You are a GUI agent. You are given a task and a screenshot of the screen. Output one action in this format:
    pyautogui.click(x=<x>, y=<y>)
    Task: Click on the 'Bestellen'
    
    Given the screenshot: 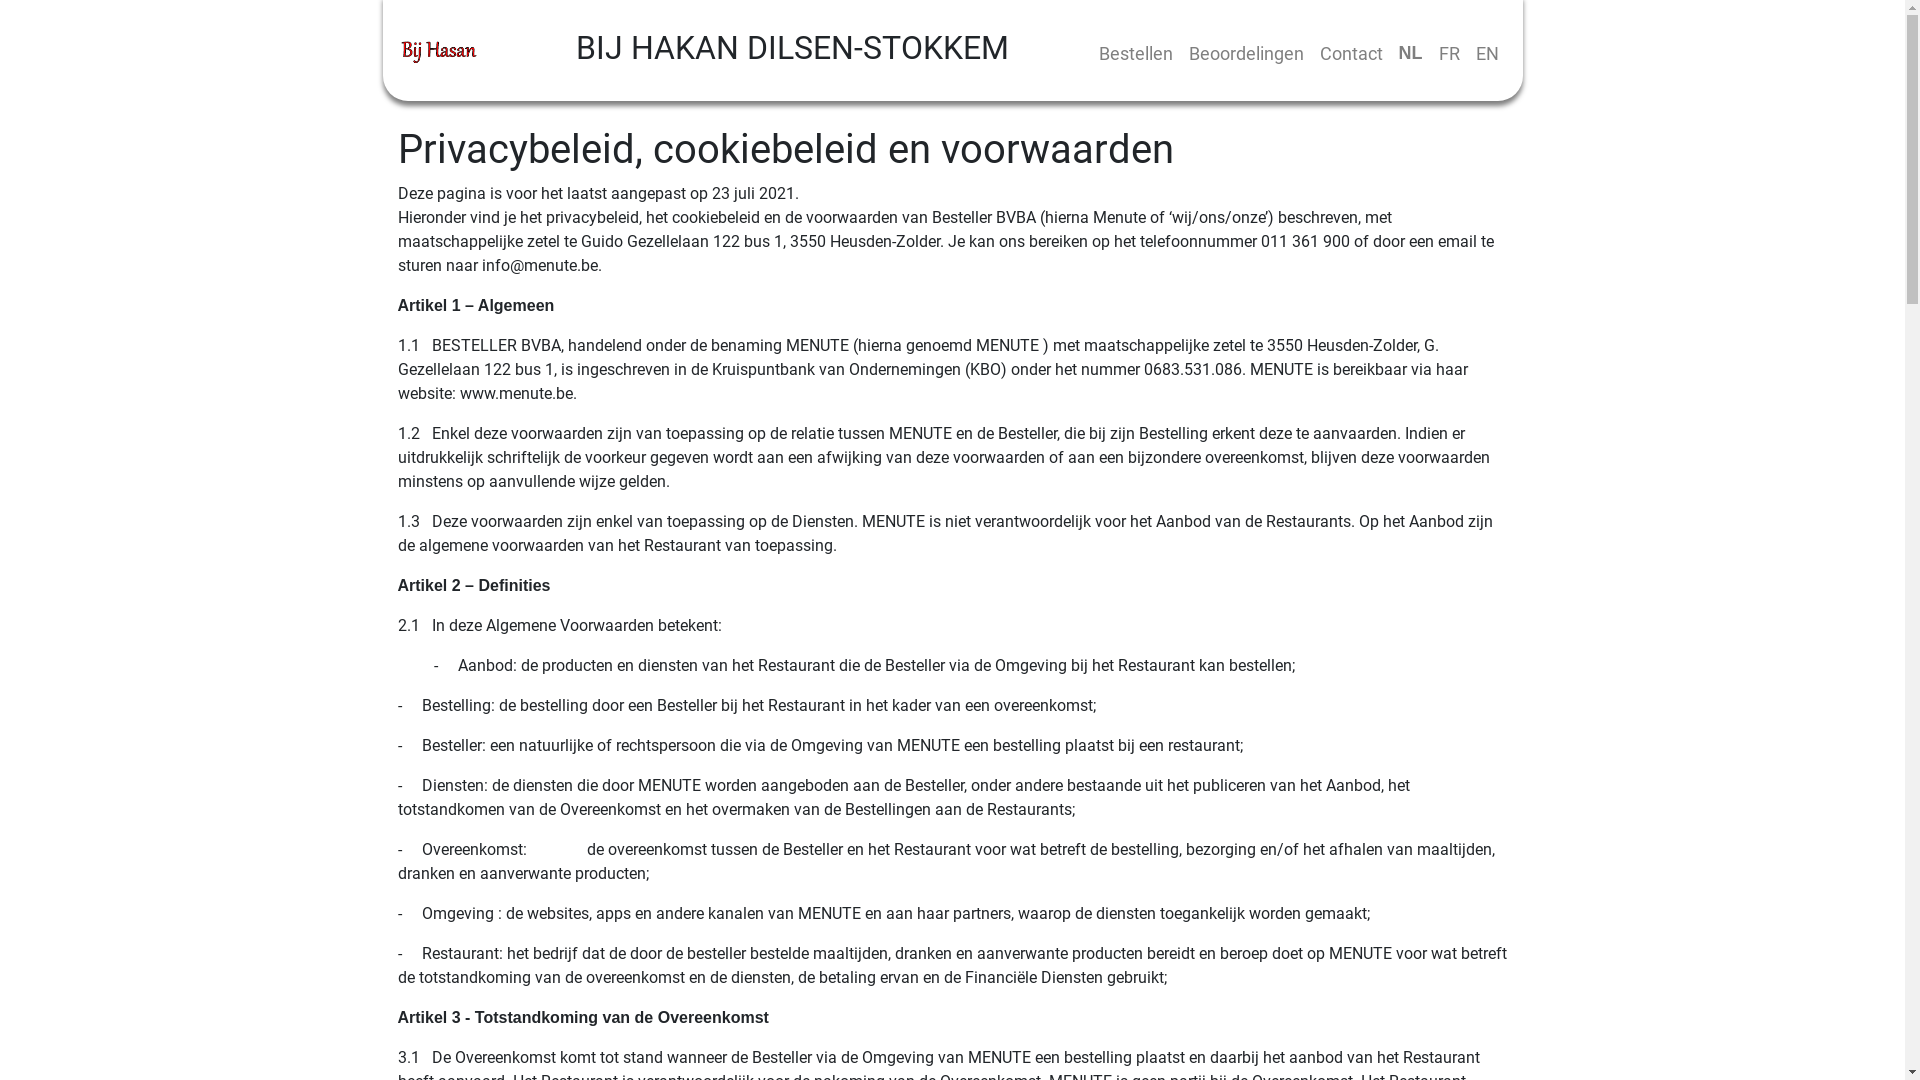 What is the action you would take?
    pyautogui.click(x=1134, y=52)
    